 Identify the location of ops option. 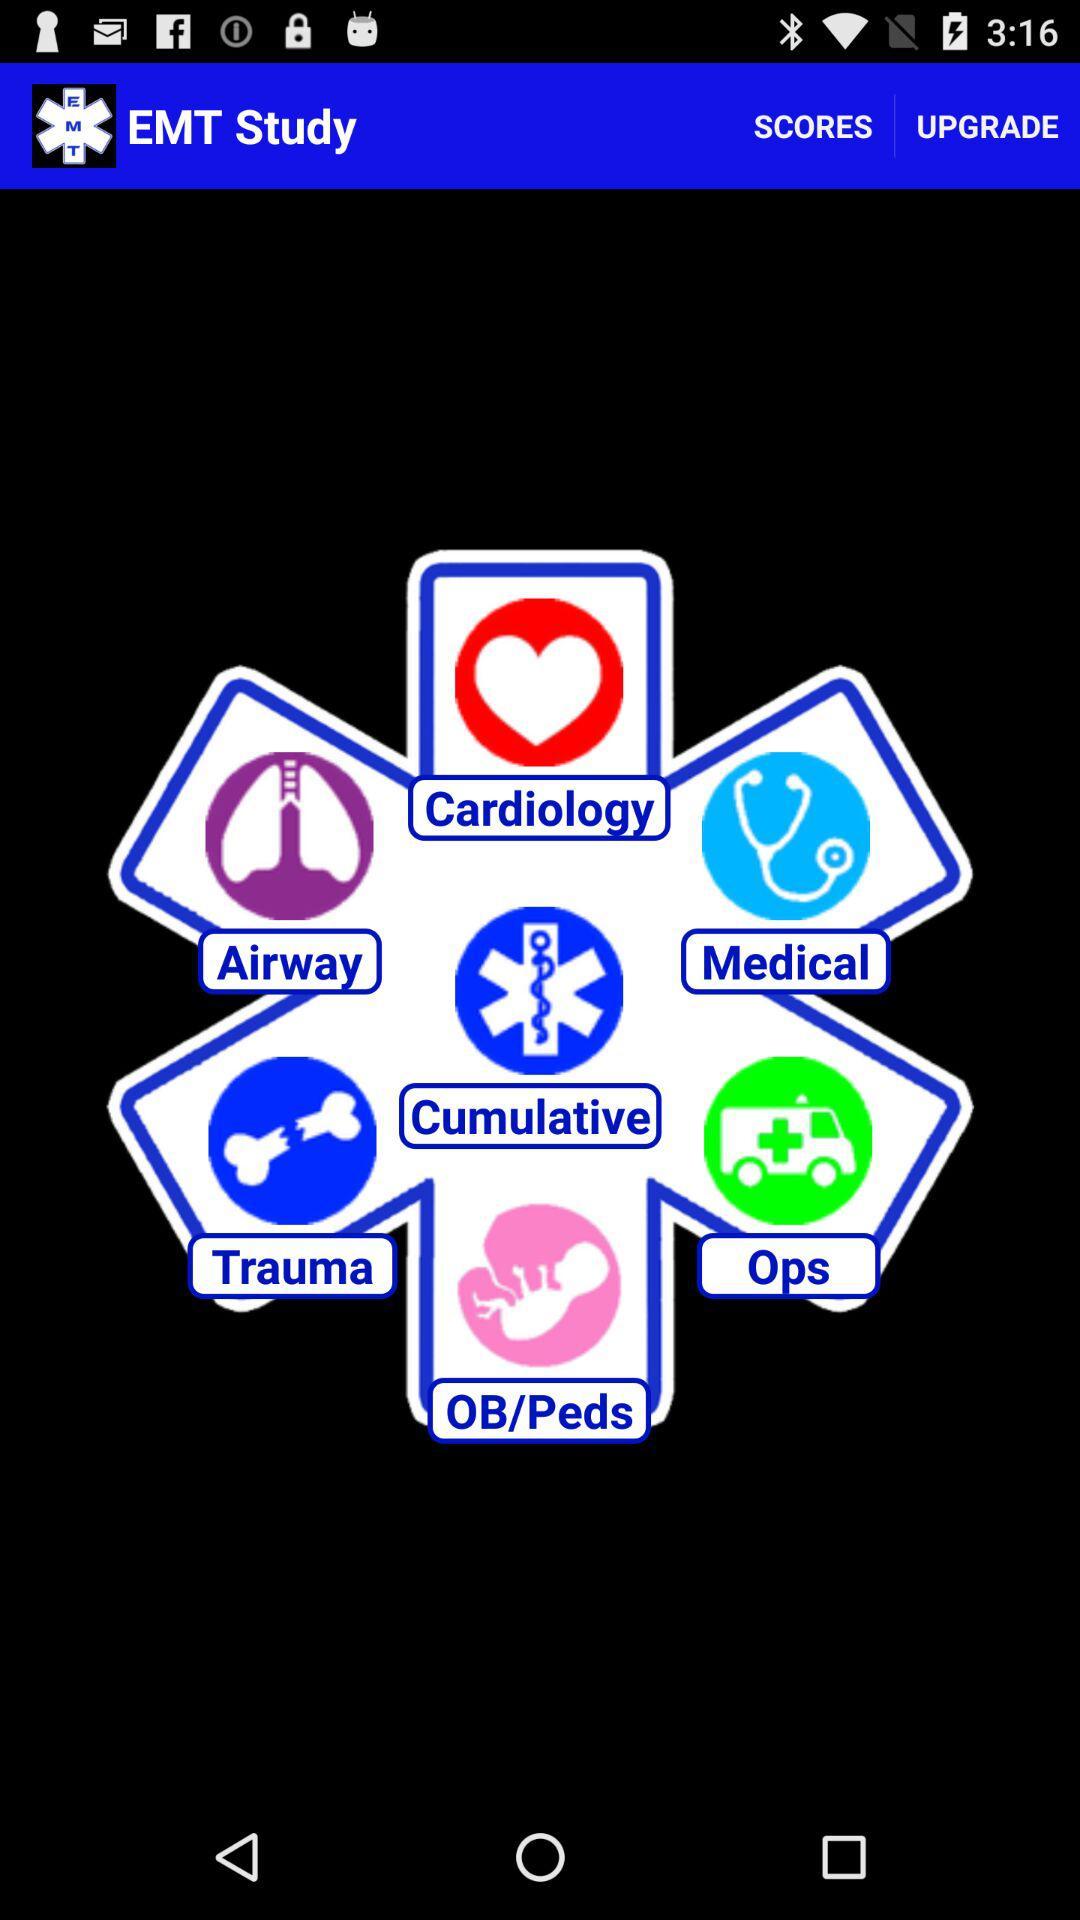
(787, 1140).